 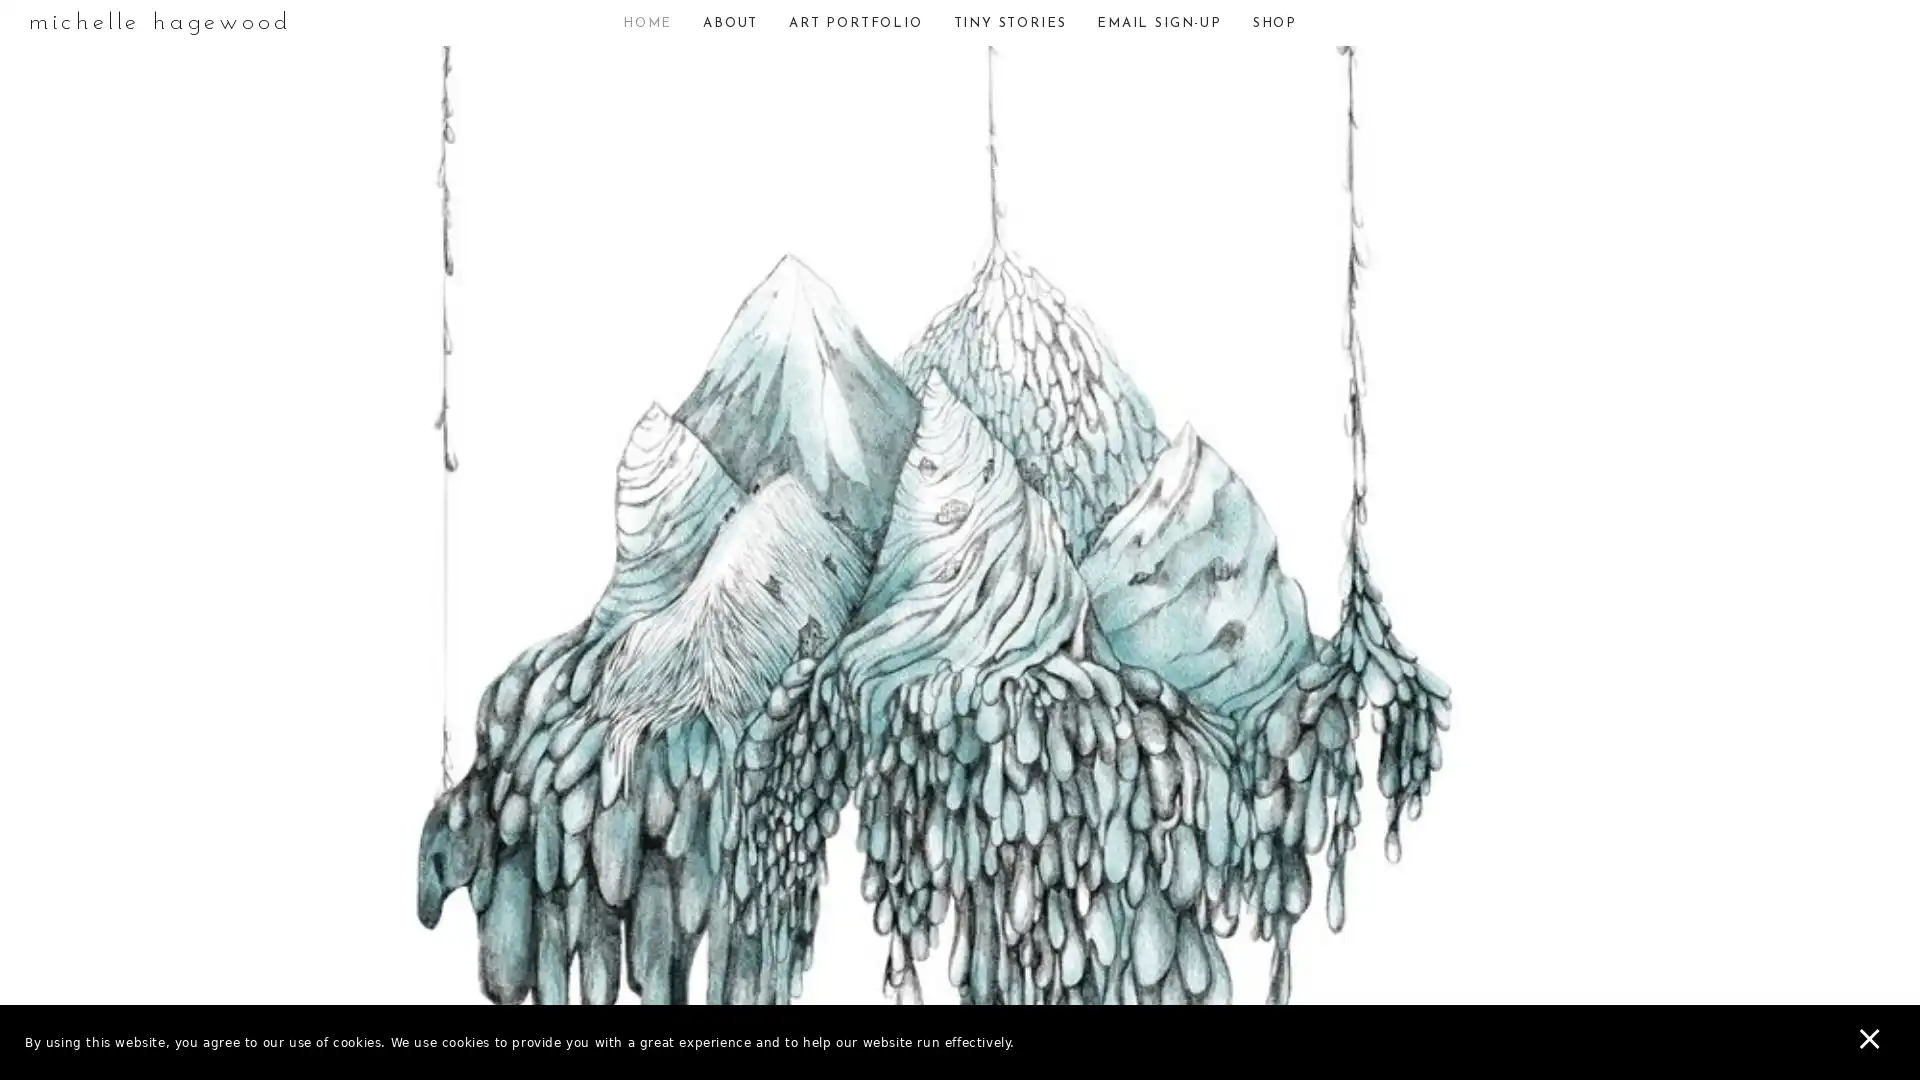 I want to click on Close, so click(x=1246, y=329).